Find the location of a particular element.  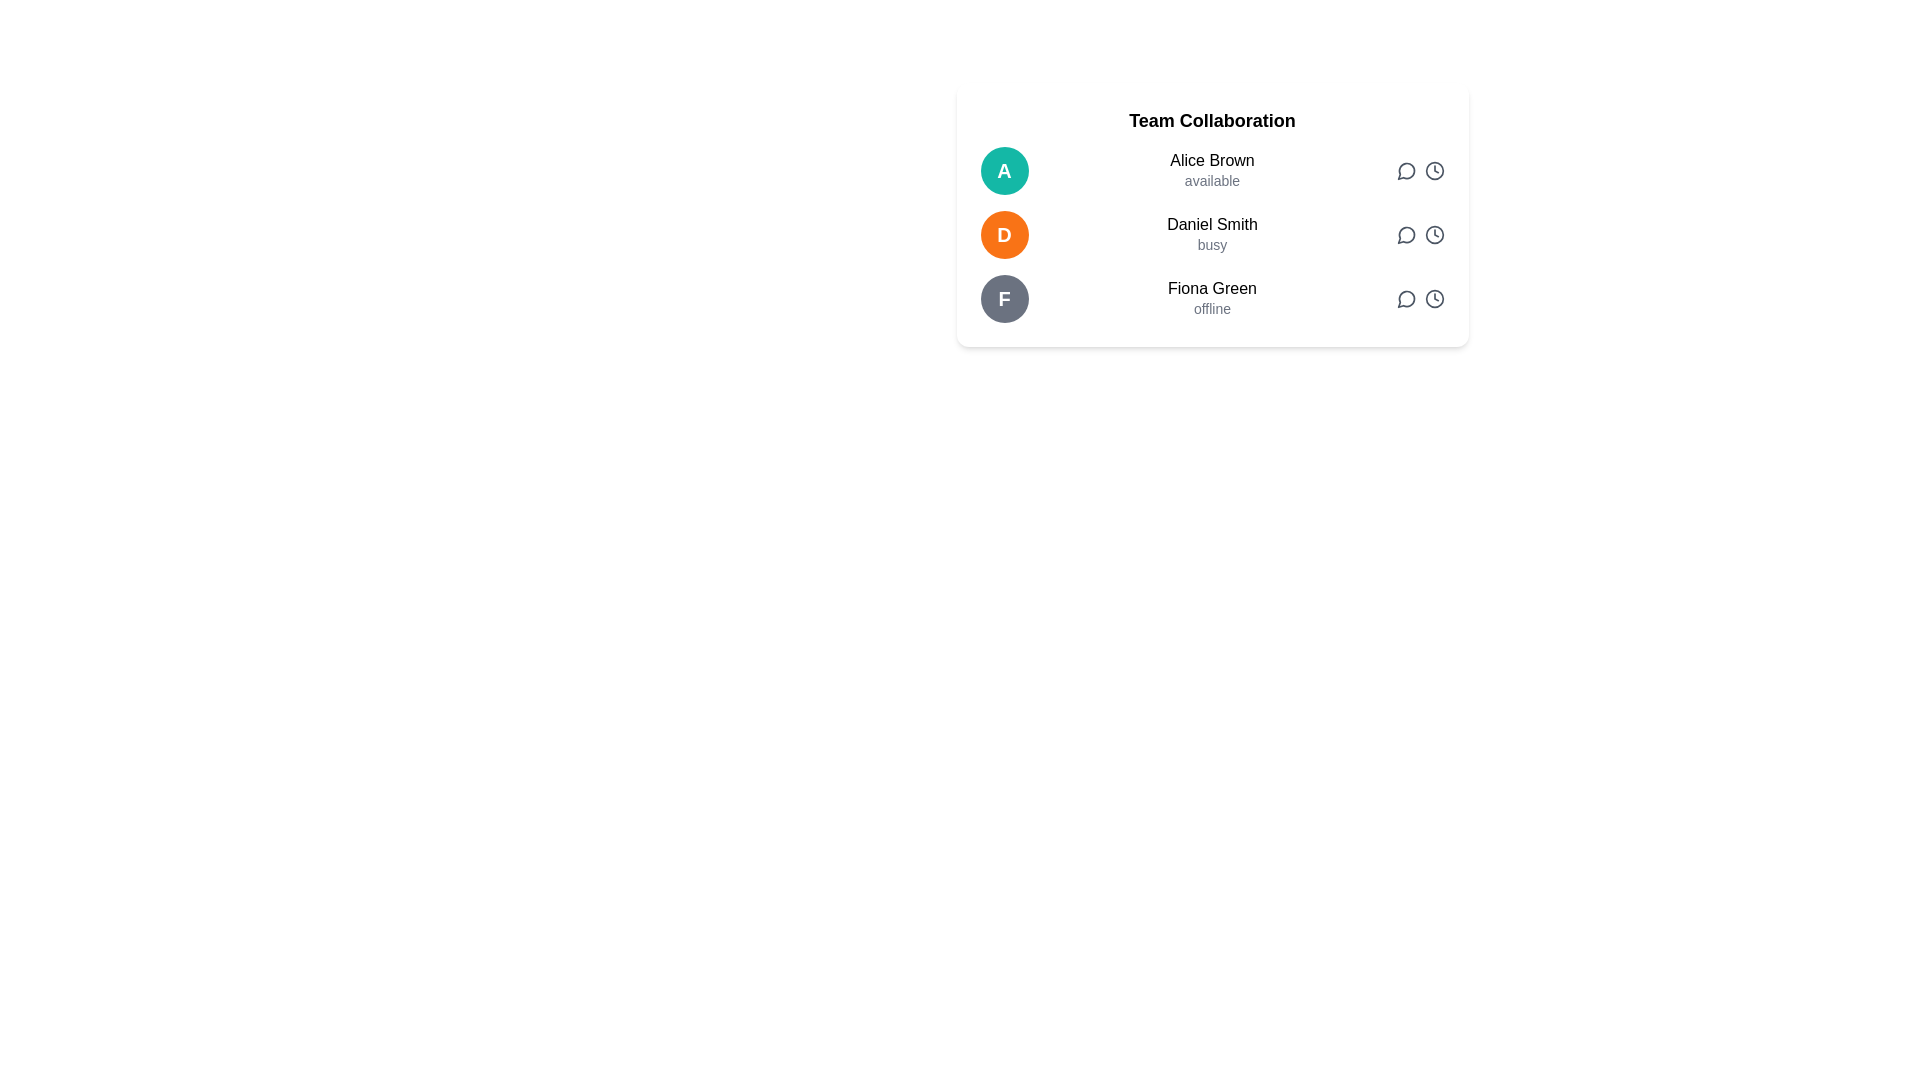

the text label displaying the name 'Alice Brown', which serves as an identifier for this user in the 'Team Collaboration' contacts list is located at coordinates (1211, 160).